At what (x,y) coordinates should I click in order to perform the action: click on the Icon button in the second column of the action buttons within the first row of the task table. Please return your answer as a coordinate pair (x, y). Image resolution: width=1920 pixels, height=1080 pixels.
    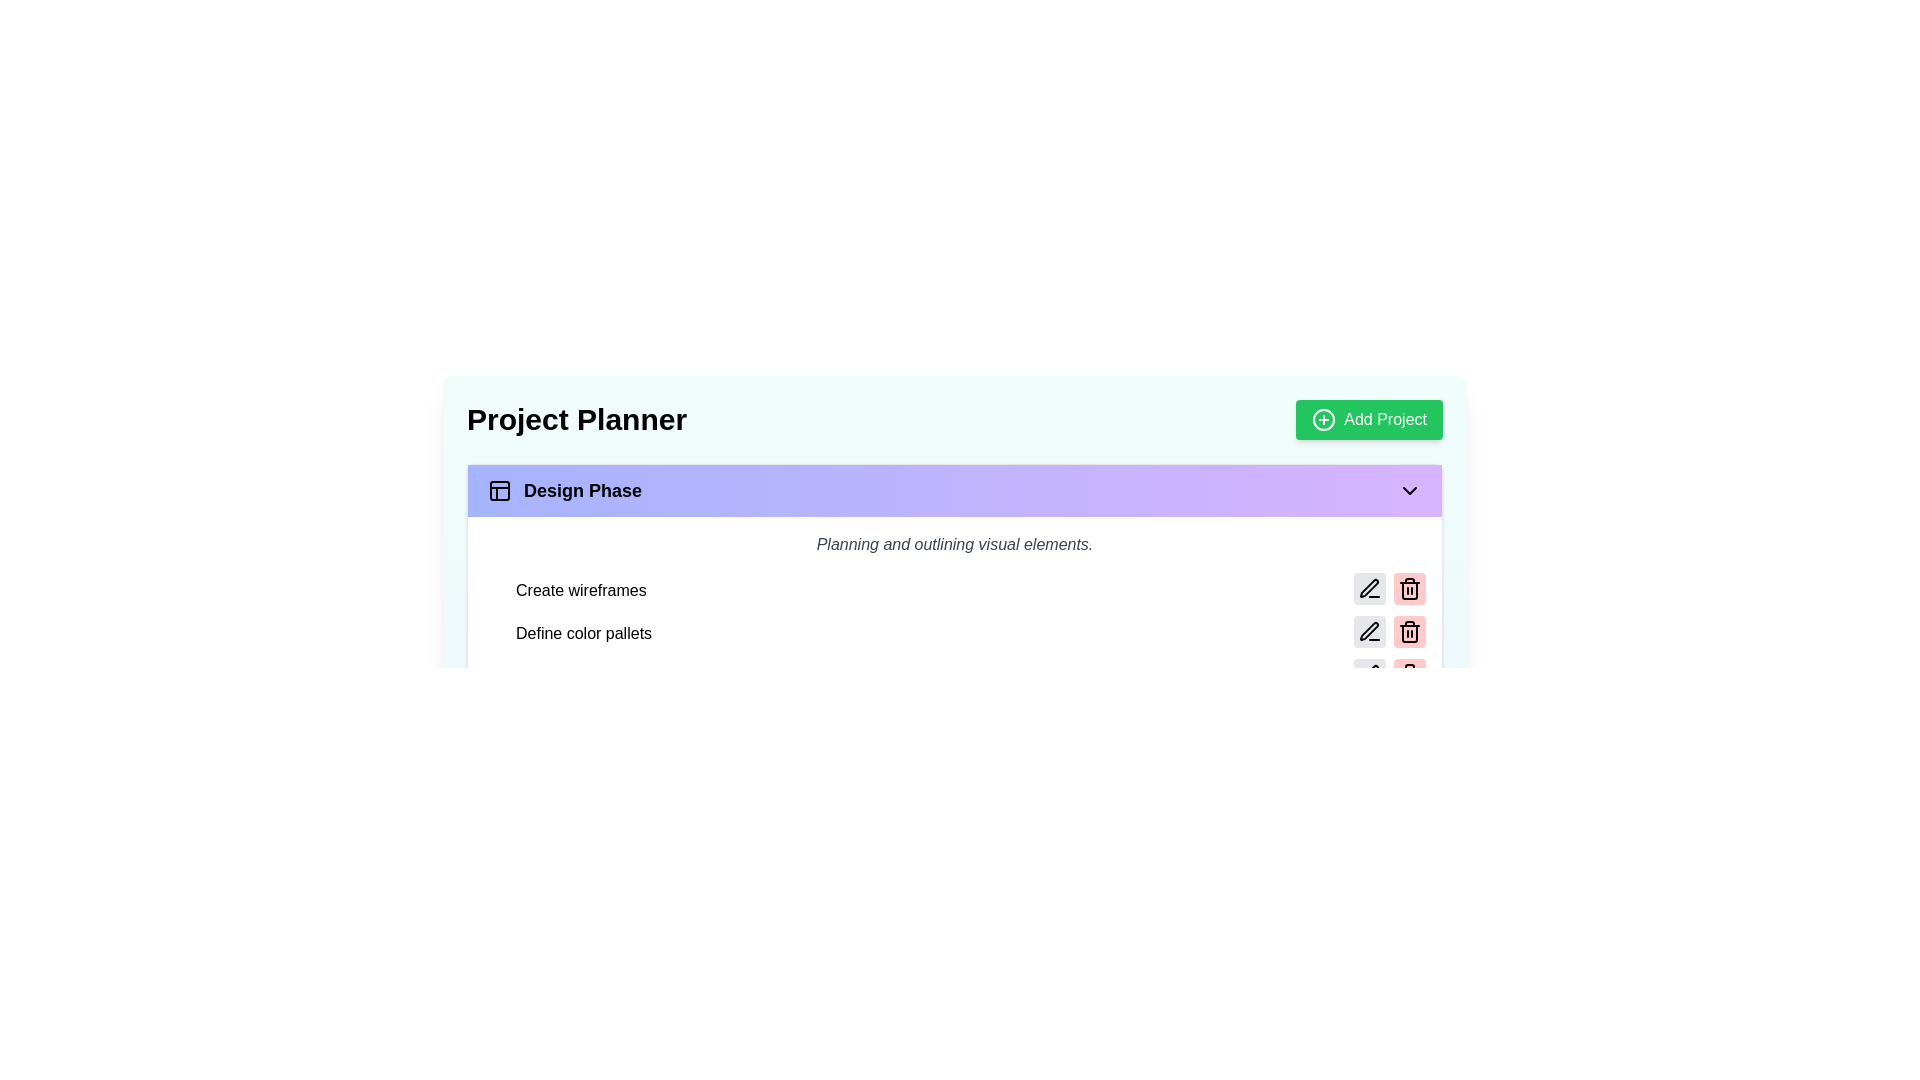
    Looking at the image, I should click on (1368, 674).